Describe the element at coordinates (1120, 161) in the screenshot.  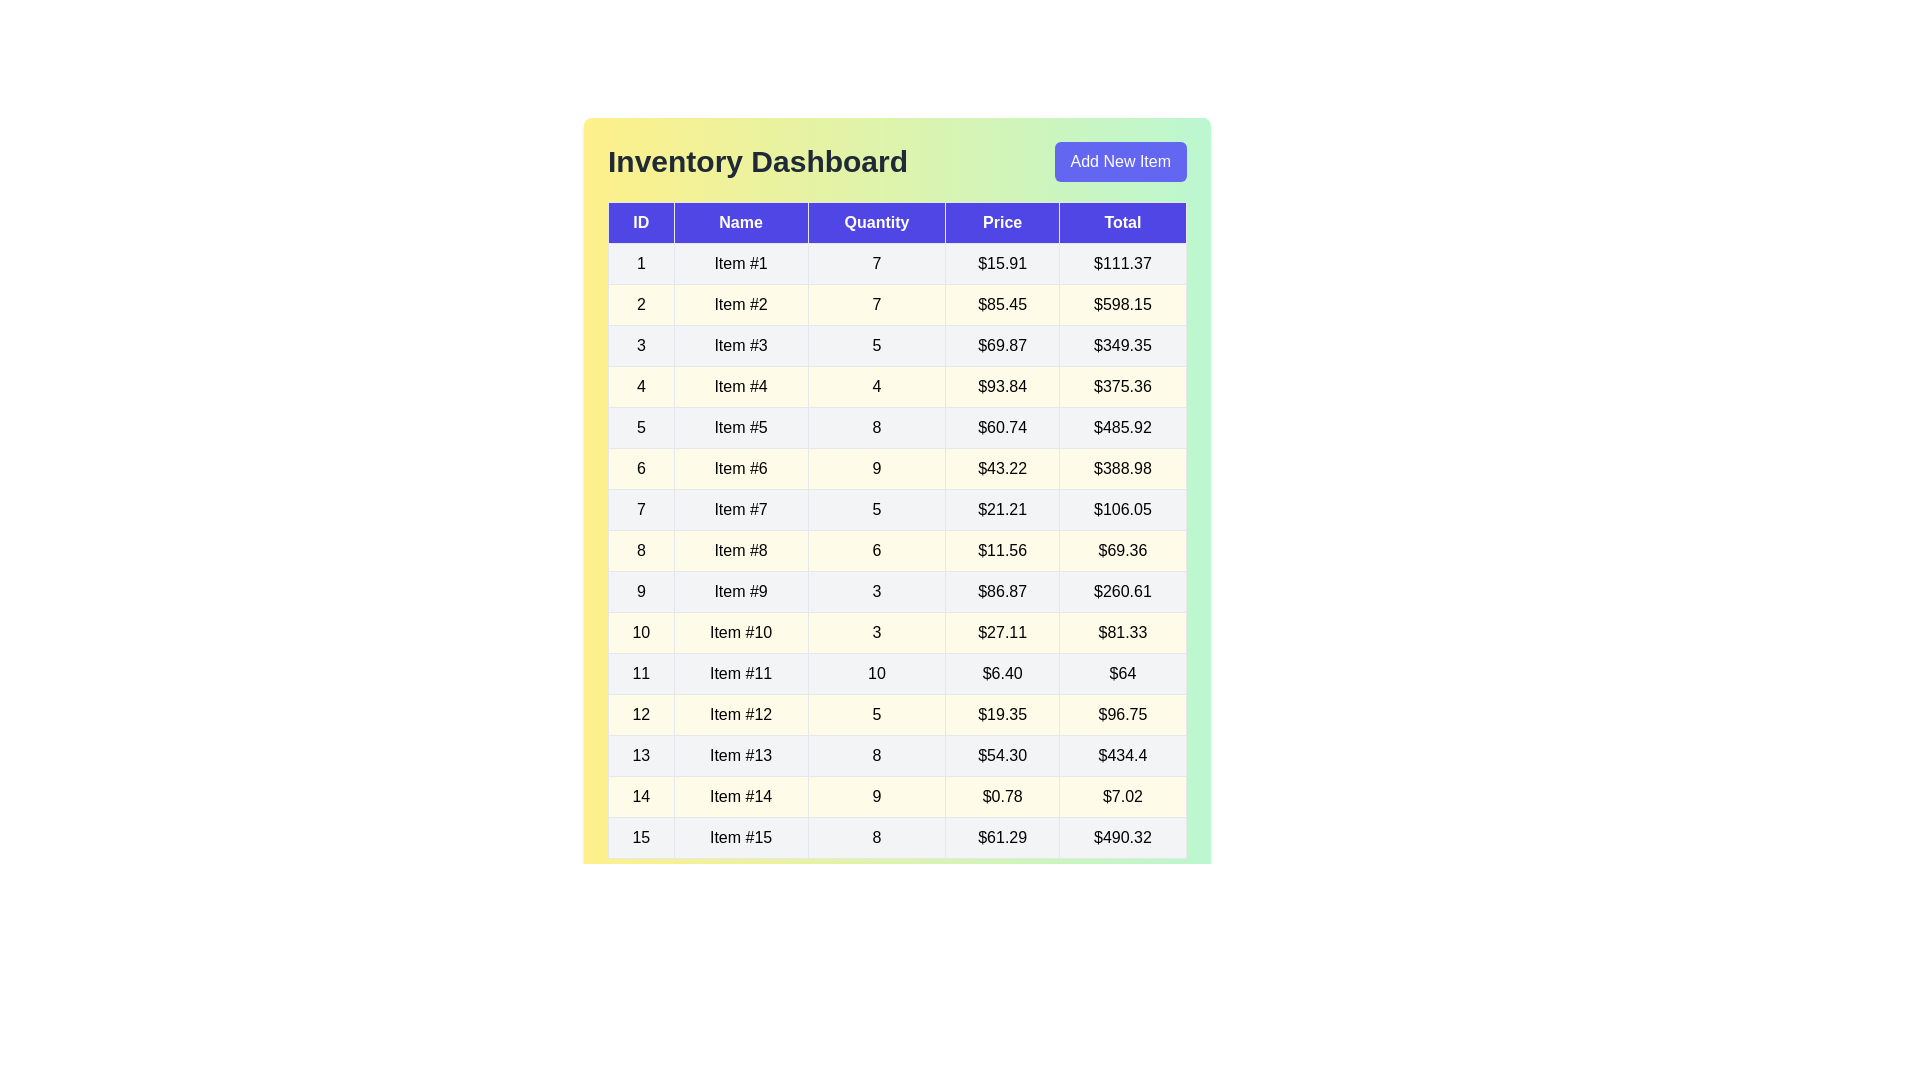
I see `the 'Add New Item' button` at that location.